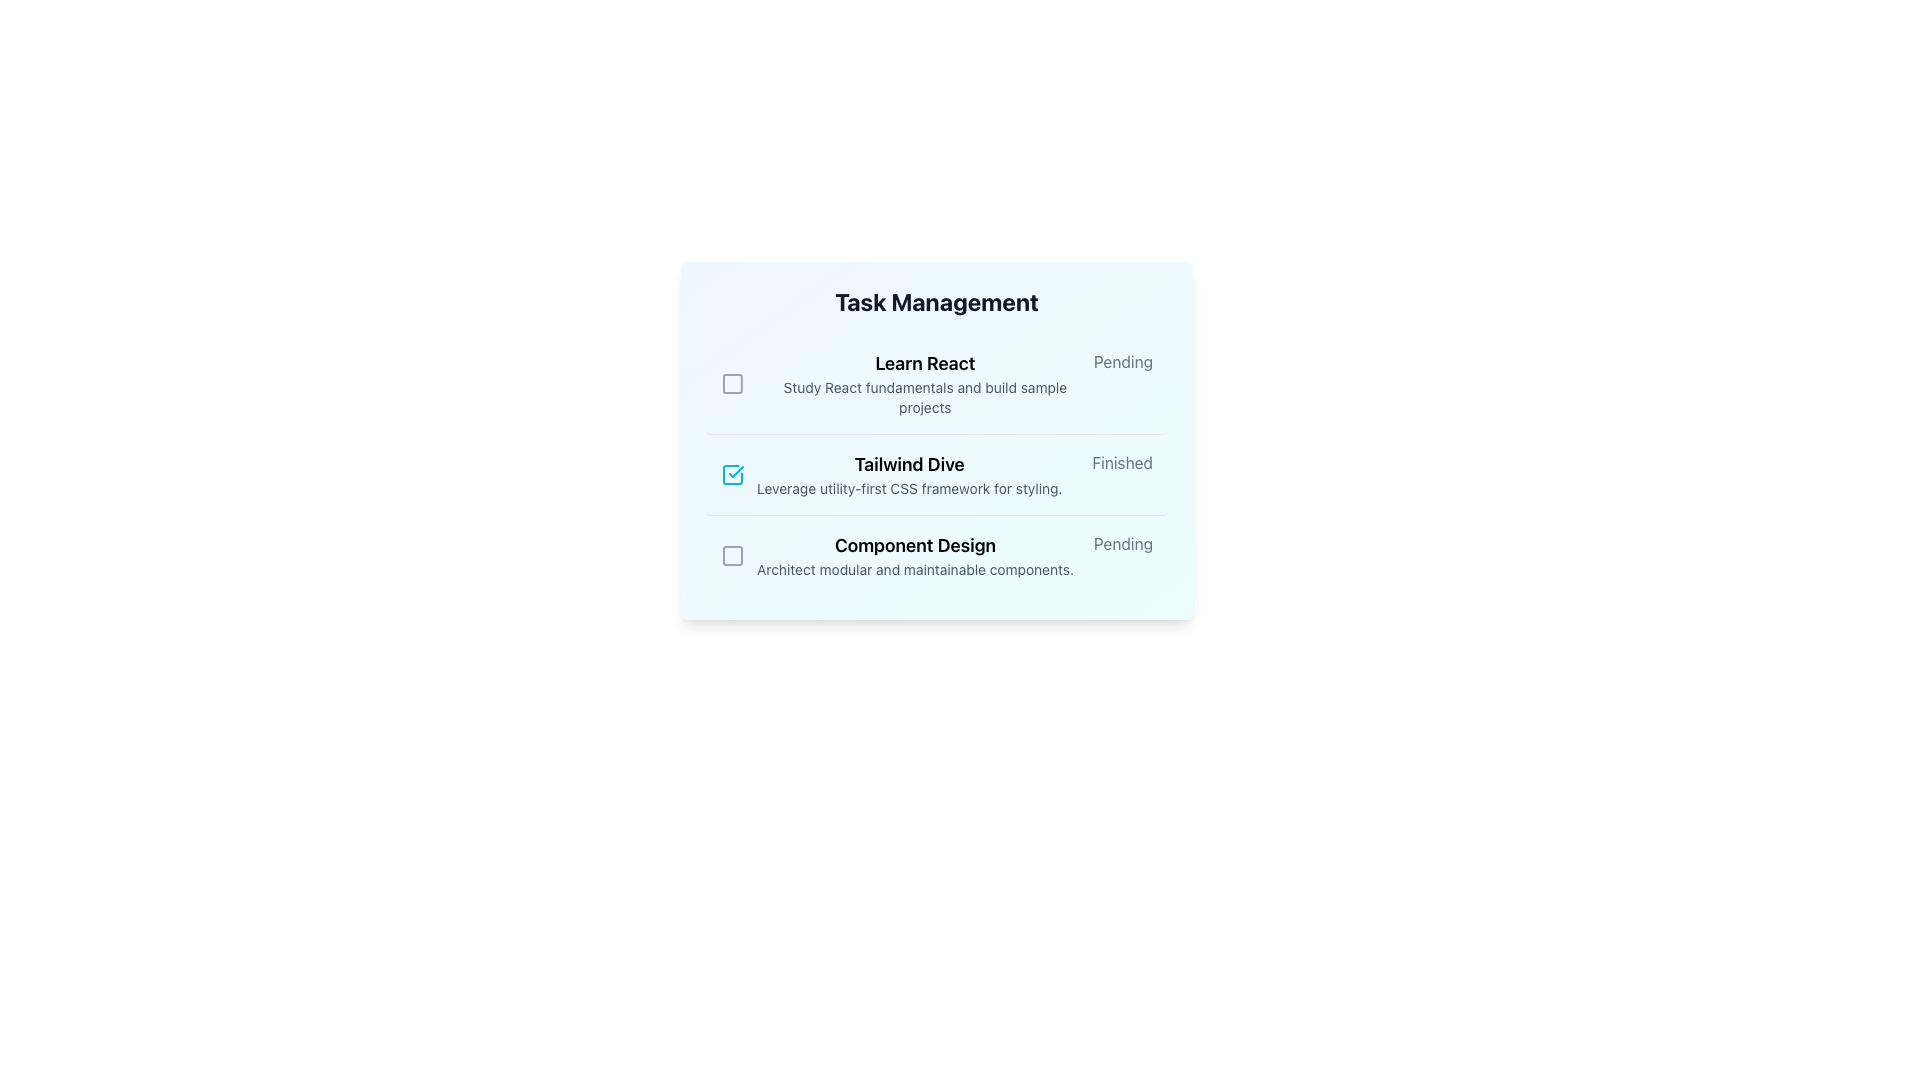 The image size is (1920, 1080). What do you see at coordinates (732, 555) in the screenshot?
I see `the checkbox located in the third row of the Task Management section, associated with the task 'Component Design'` at bounding box center [732, 555].